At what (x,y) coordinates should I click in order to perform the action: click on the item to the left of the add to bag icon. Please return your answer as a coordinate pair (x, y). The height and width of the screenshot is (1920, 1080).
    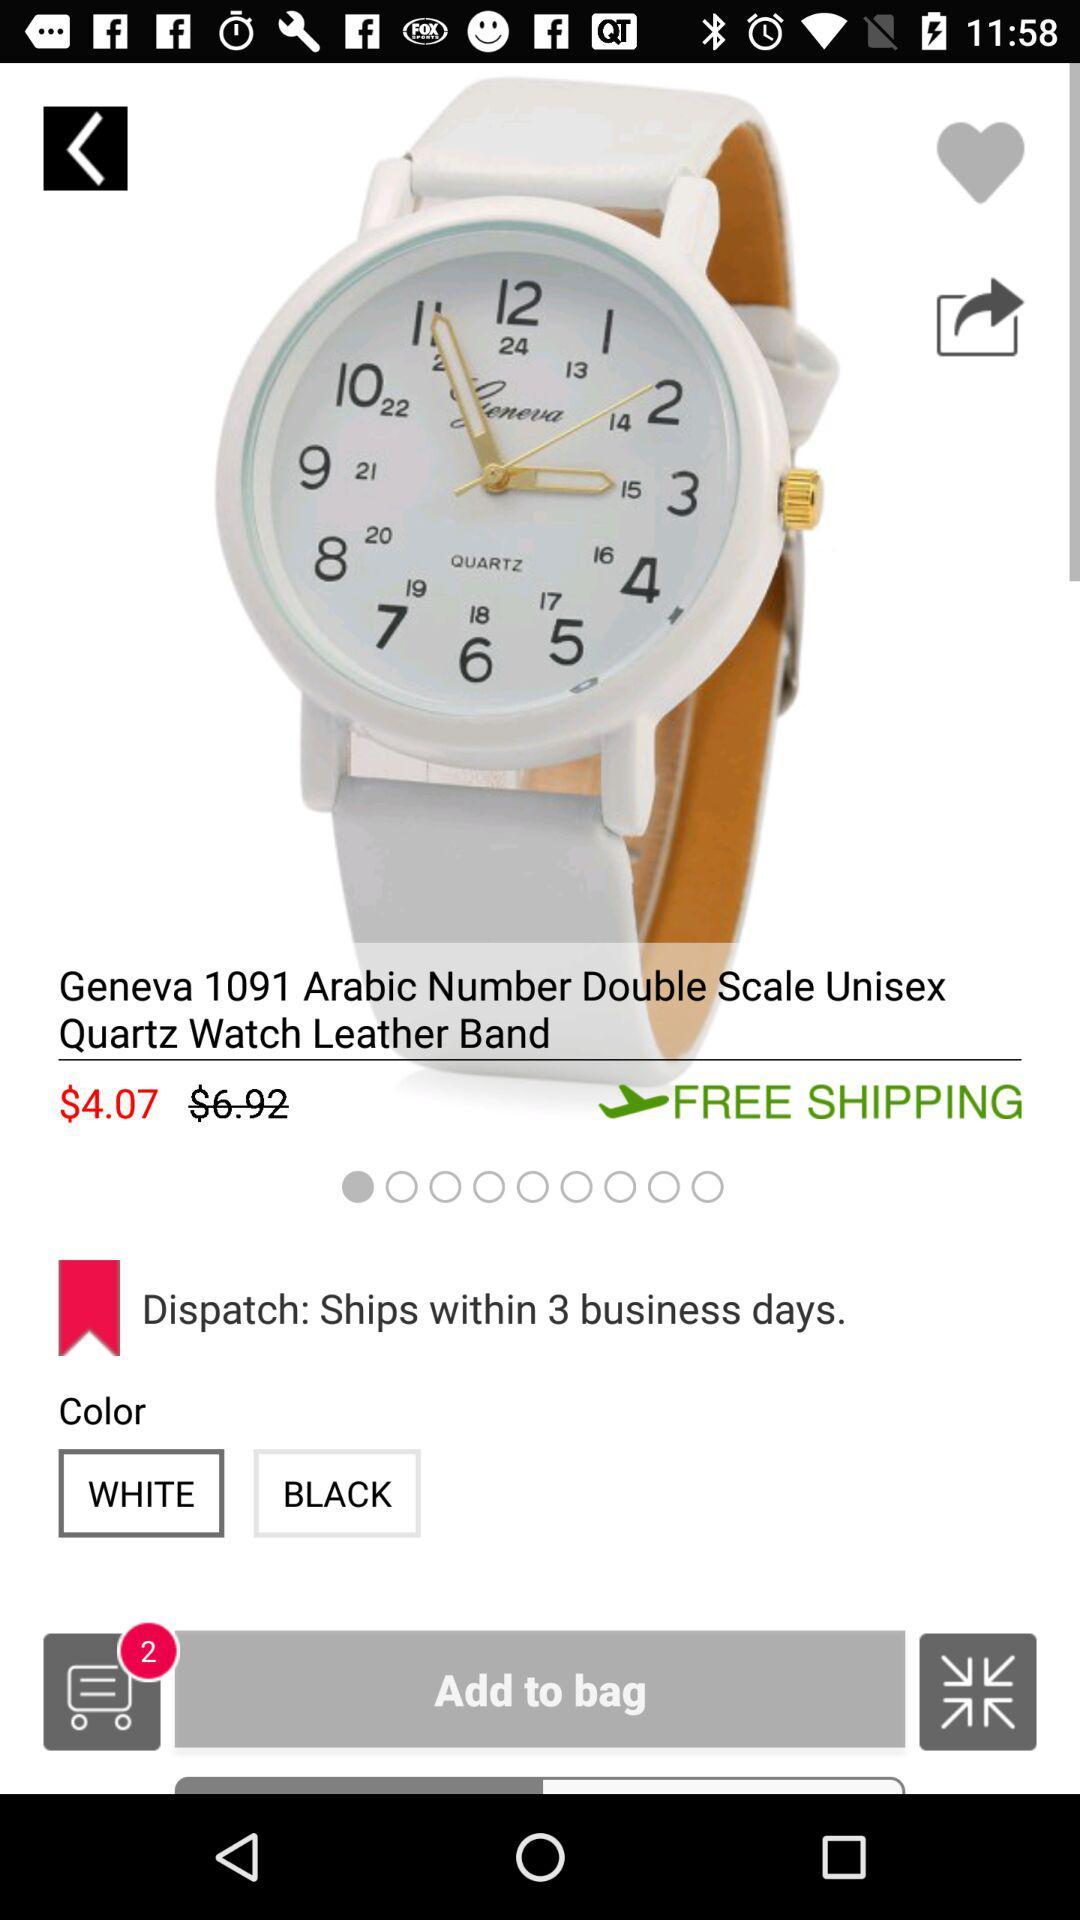
    Looking at the image, I should click on (101, 1690).